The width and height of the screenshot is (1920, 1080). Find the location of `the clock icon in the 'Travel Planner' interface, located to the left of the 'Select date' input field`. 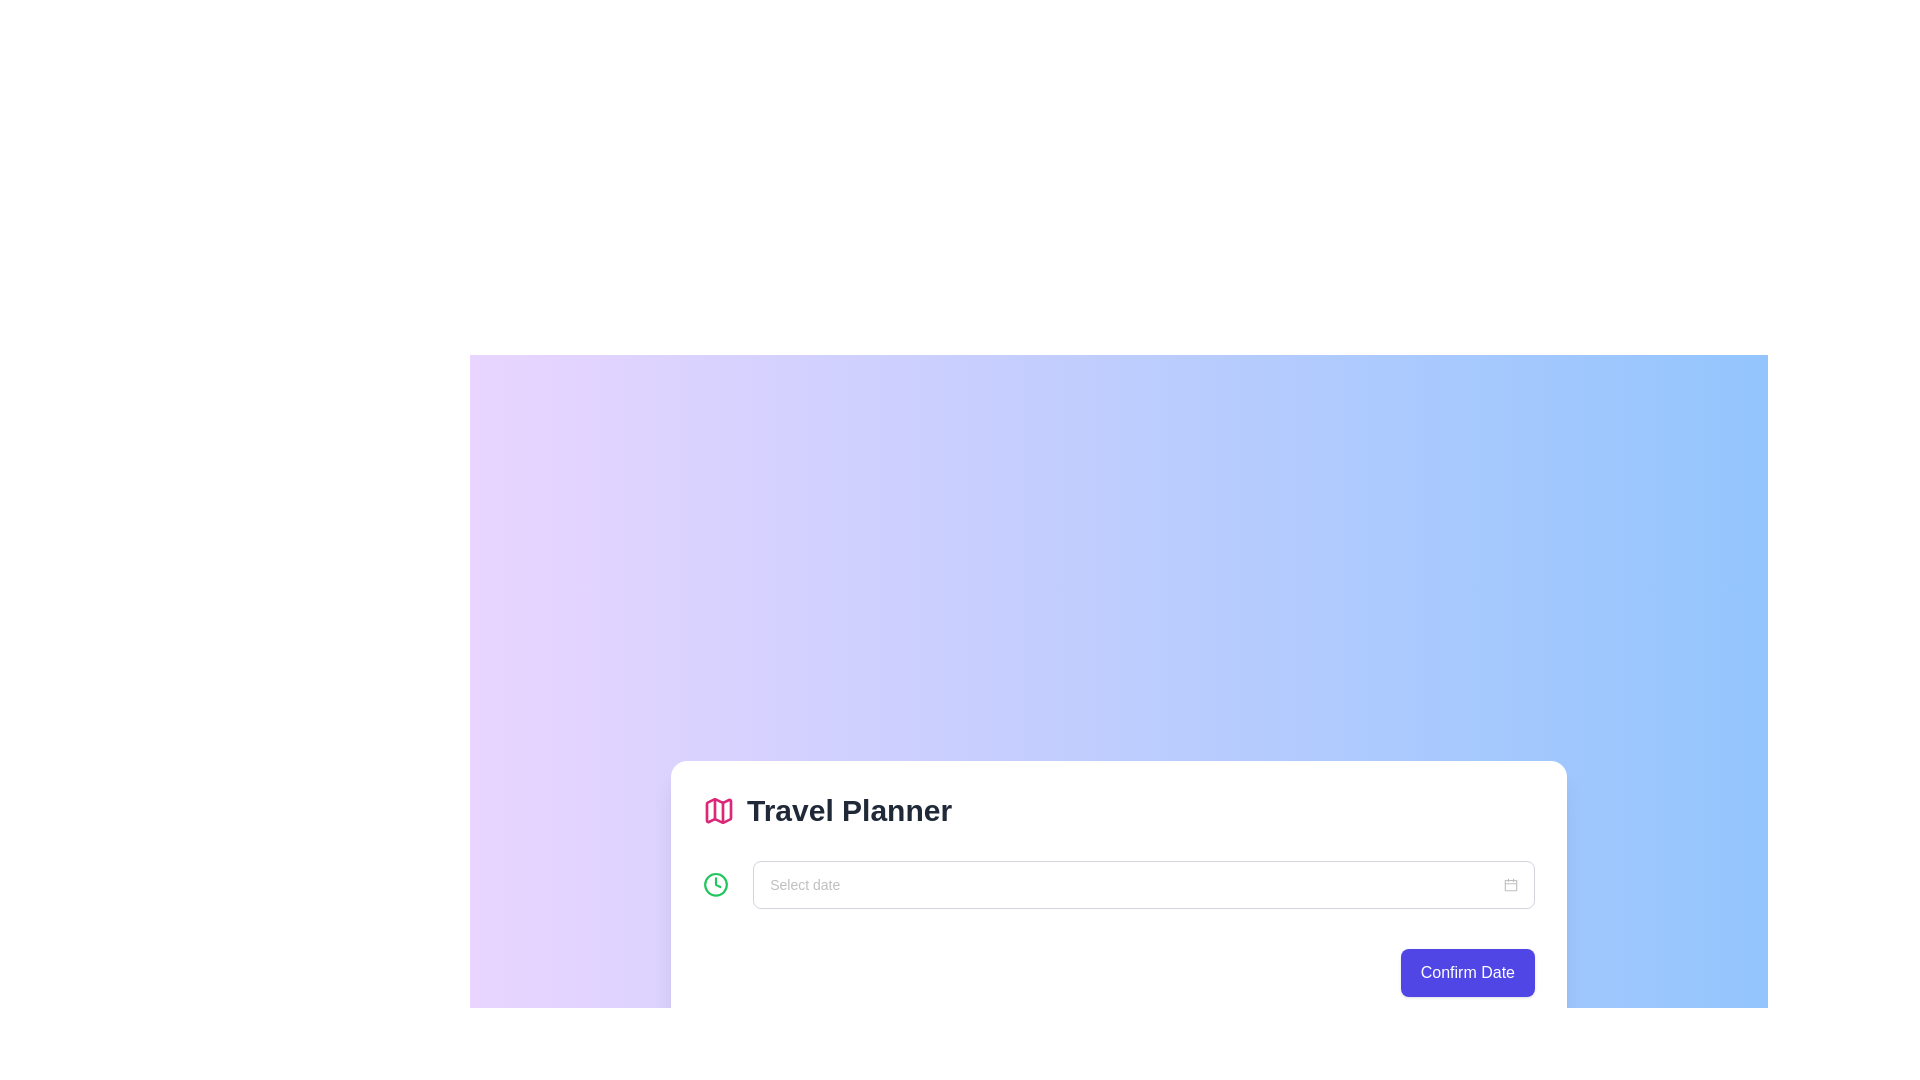

the clock icon in the 'Travel Planner' interface, located to the left of the 'Select date' input field is located at coordinates (716, 883).